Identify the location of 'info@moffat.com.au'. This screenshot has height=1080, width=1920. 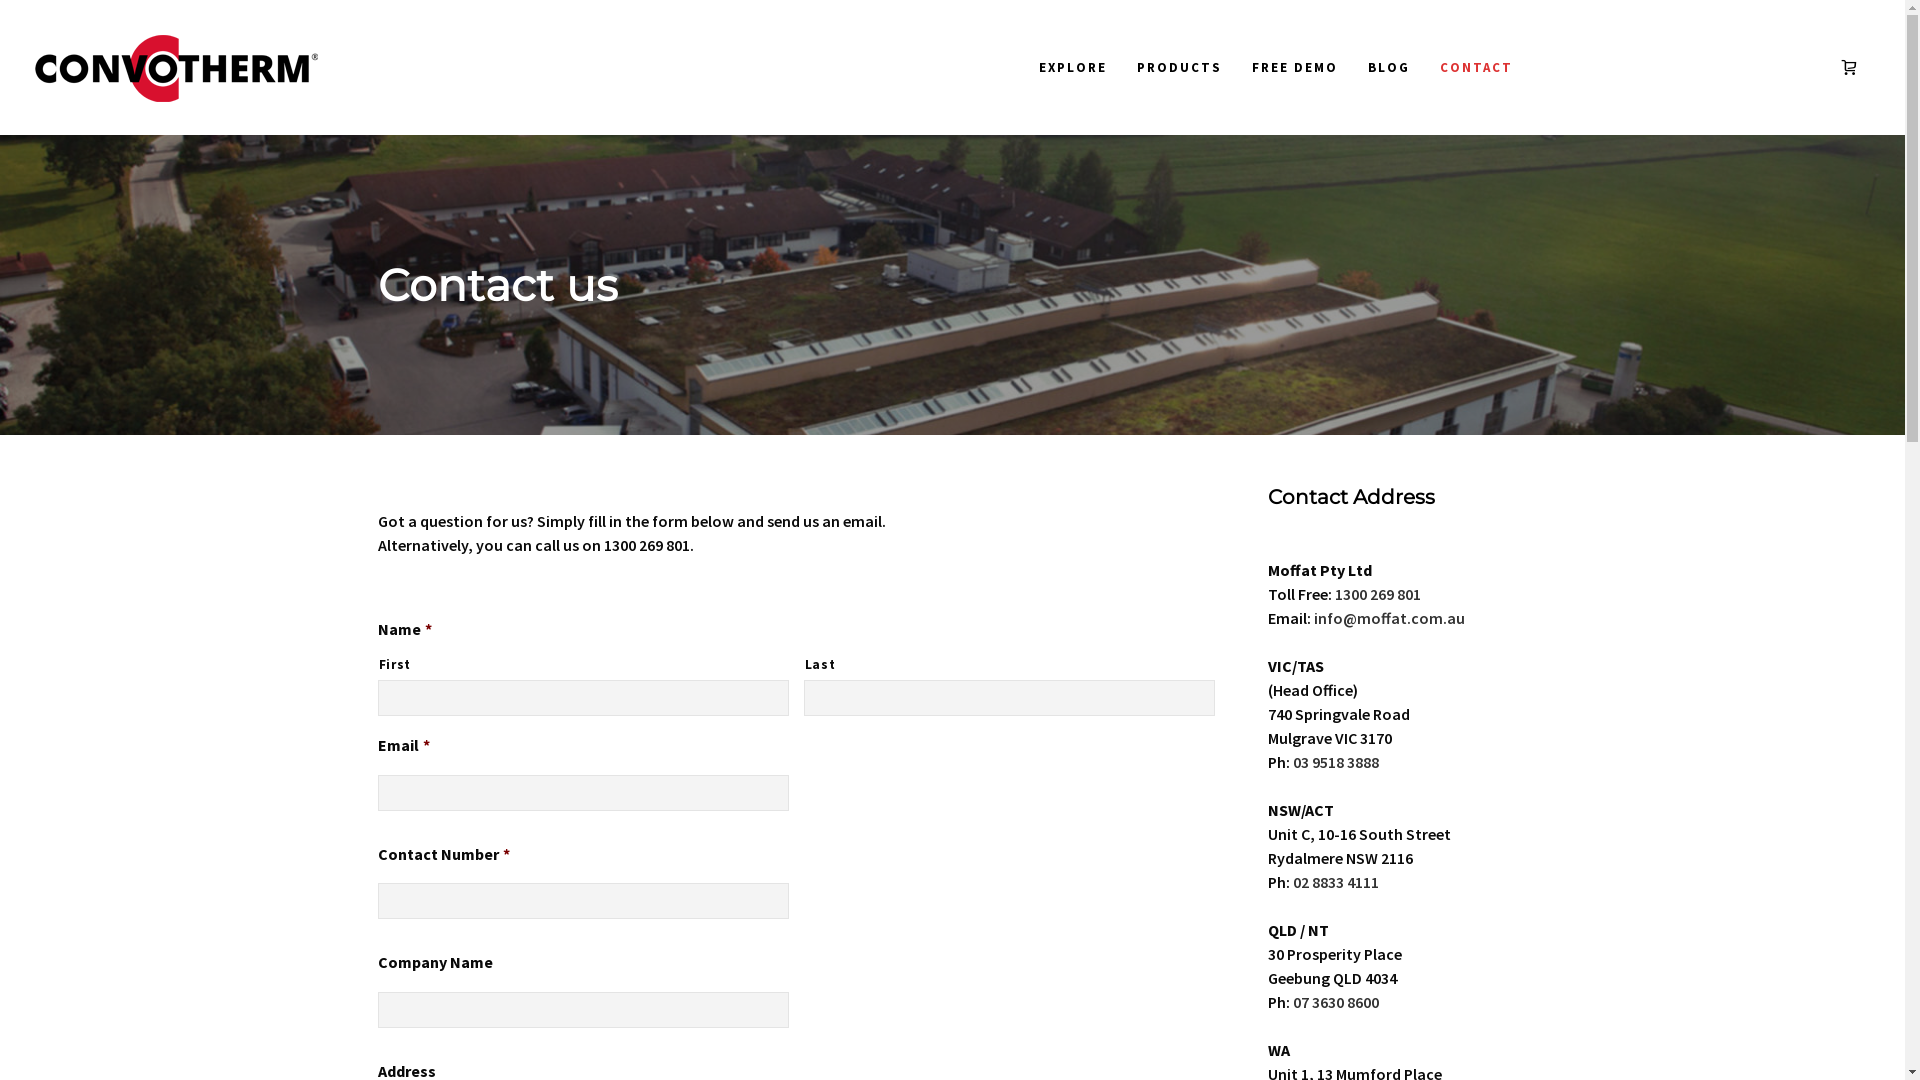
(1388, 616).